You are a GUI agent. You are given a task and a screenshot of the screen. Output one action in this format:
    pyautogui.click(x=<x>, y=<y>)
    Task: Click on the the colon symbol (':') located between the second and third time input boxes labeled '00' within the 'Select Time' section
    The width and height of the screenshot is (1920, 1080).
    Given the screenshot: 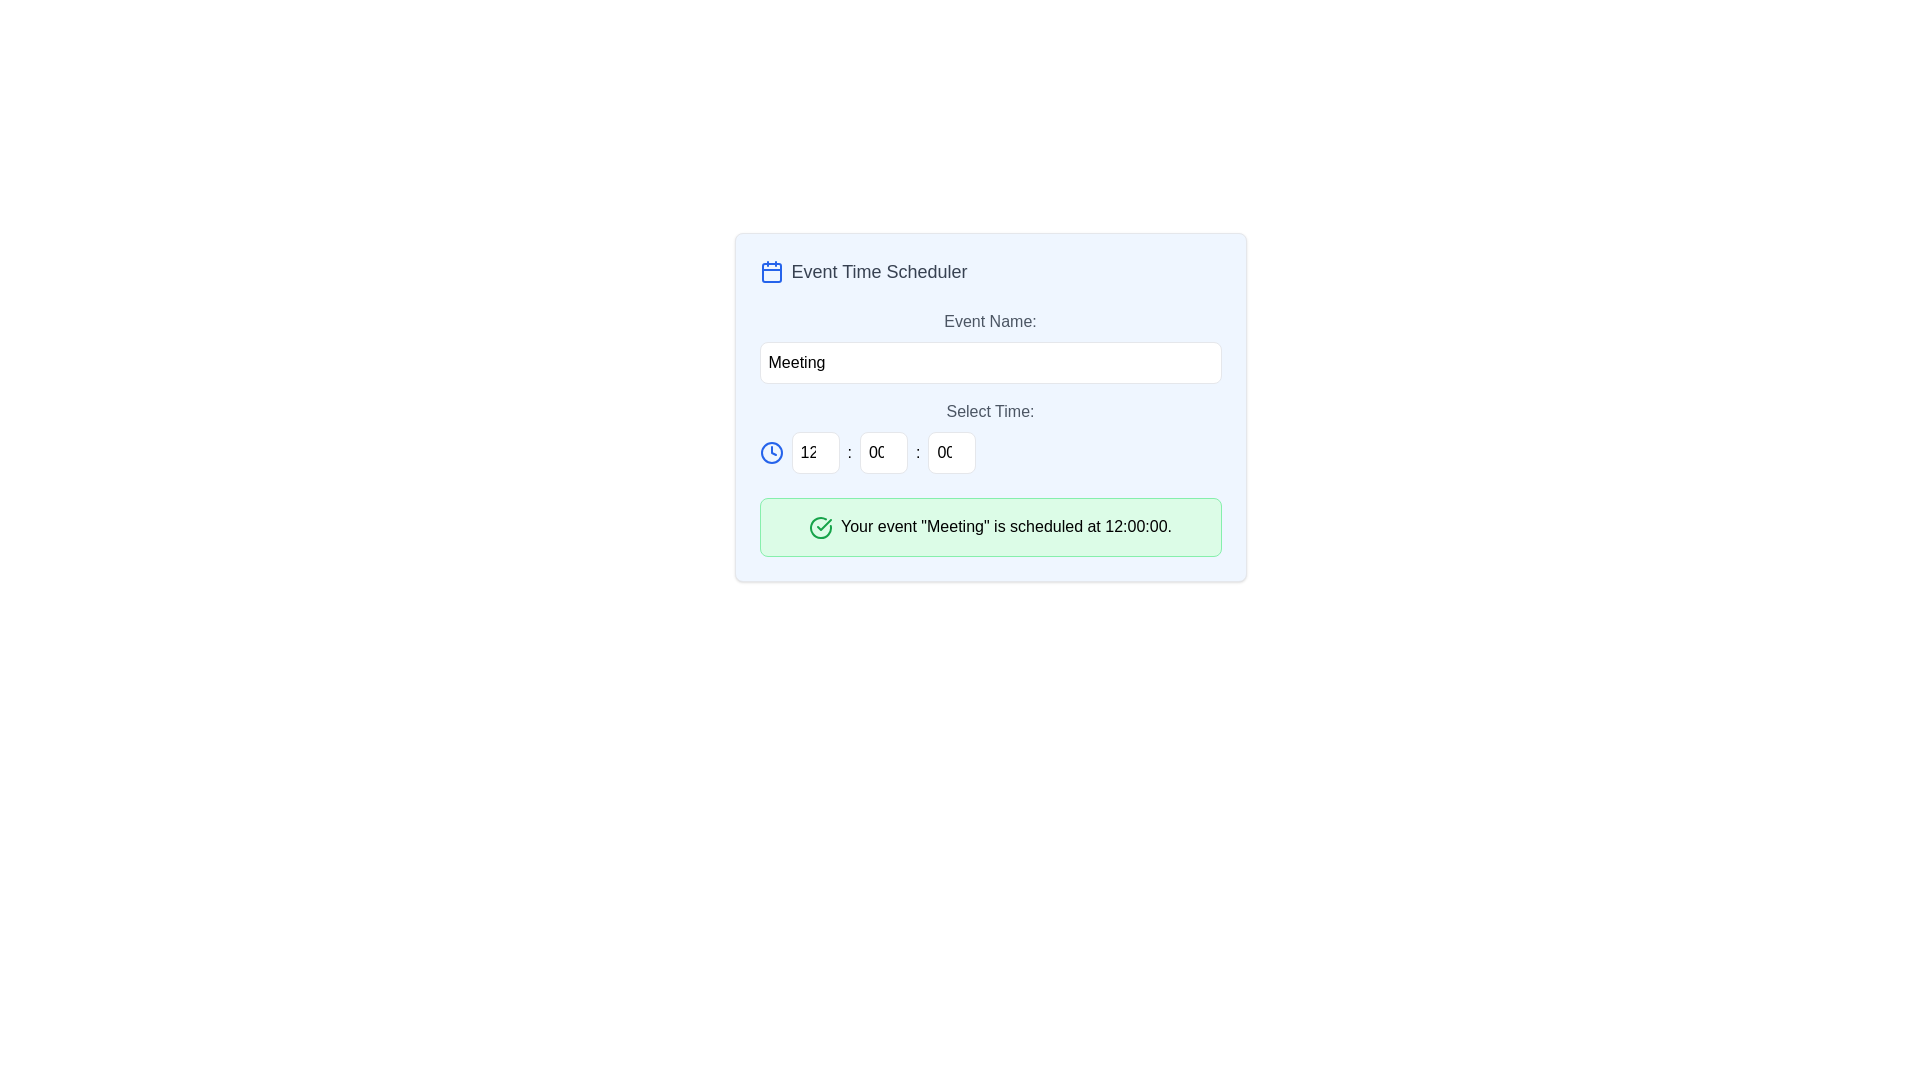 What is the action you would take?
    pyautogui.click(x=917, y=452)
    